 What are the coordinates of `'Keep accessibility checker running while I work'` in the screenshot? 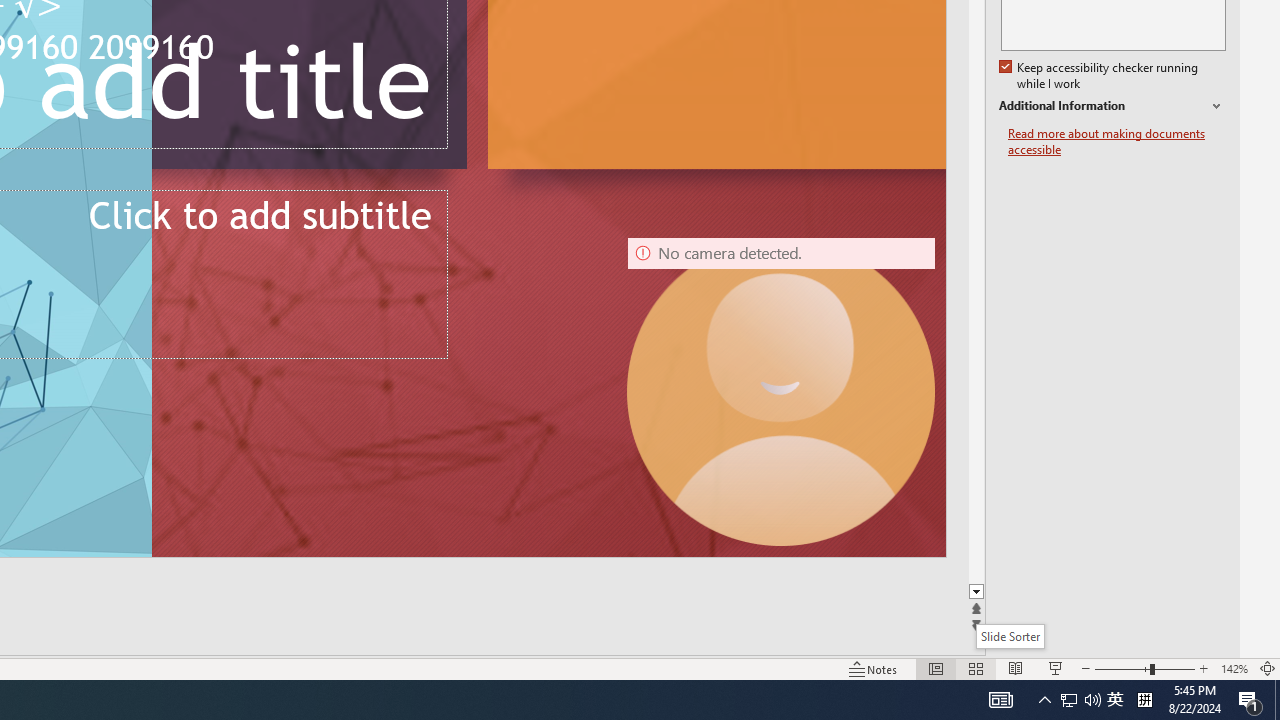 It's located at (1099, 75).